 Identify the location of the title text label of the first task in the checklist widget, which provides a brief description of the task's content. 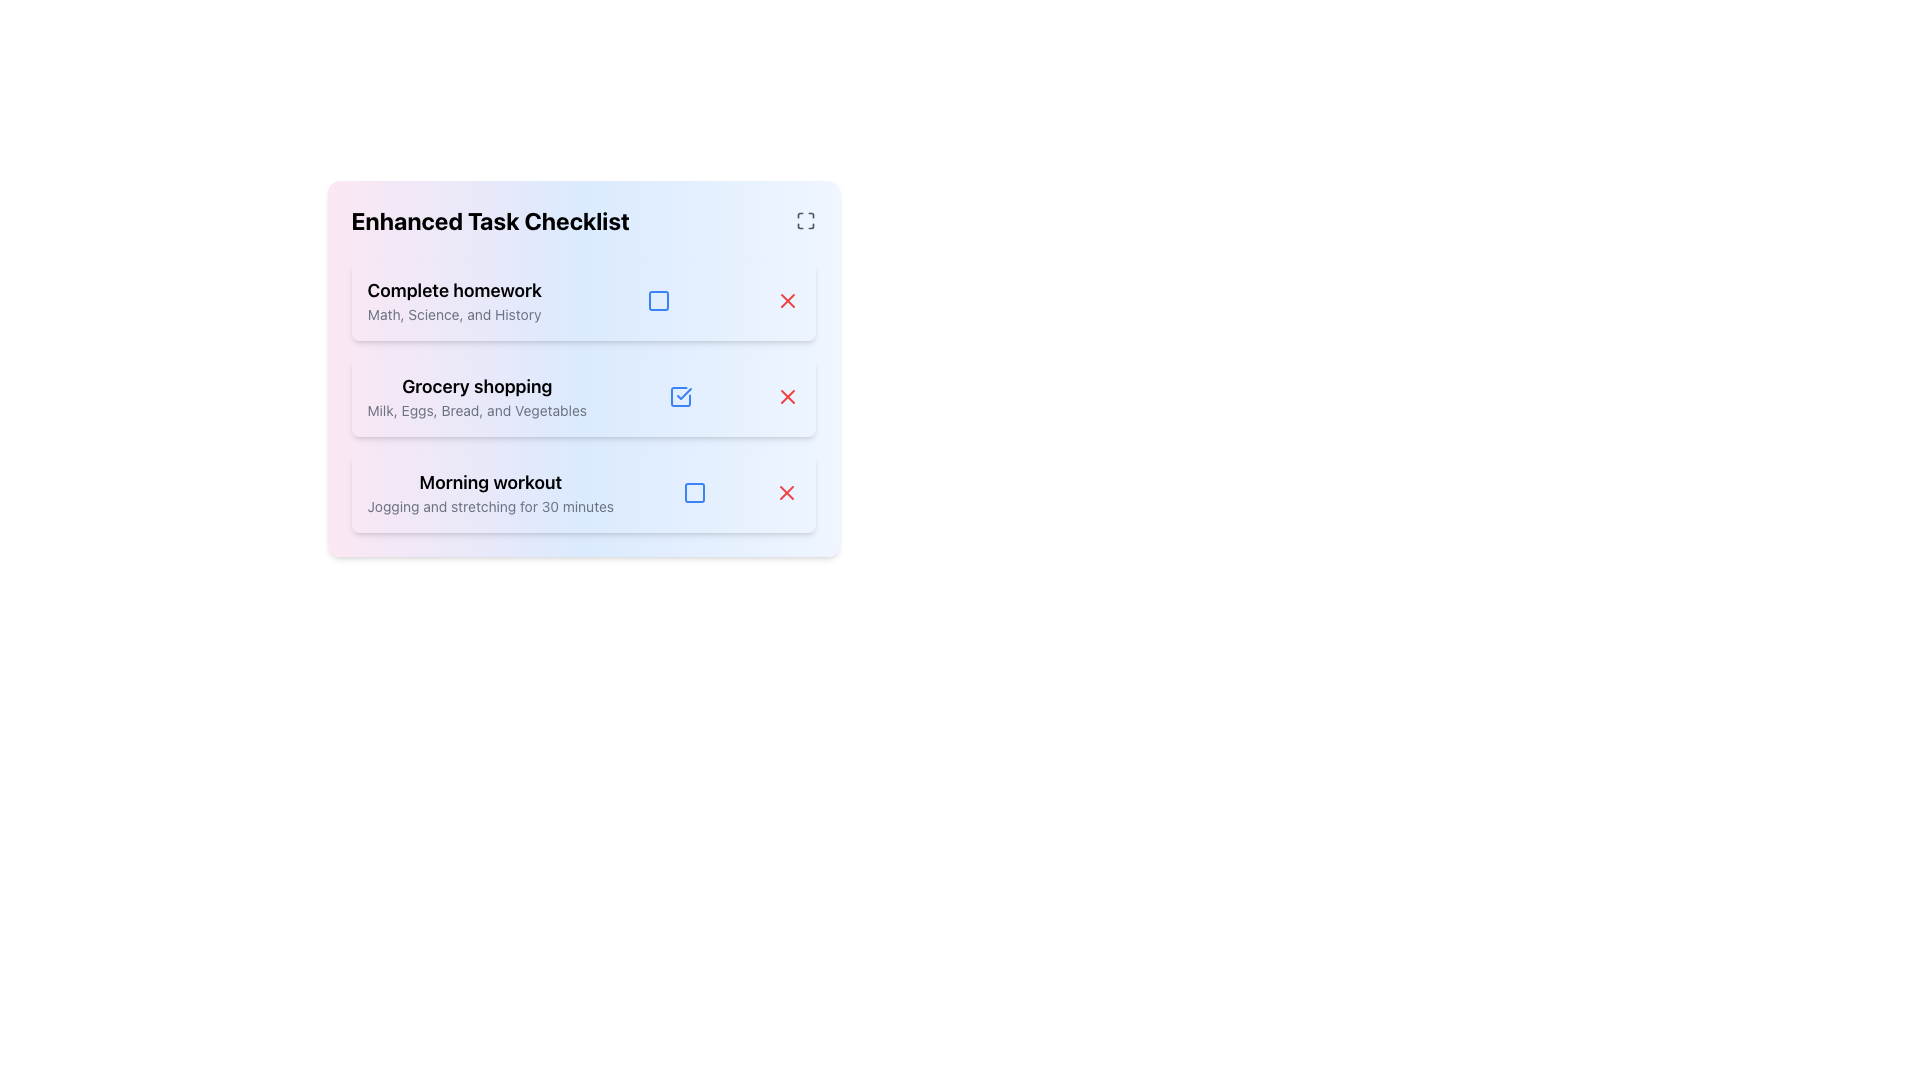
(453, 290).